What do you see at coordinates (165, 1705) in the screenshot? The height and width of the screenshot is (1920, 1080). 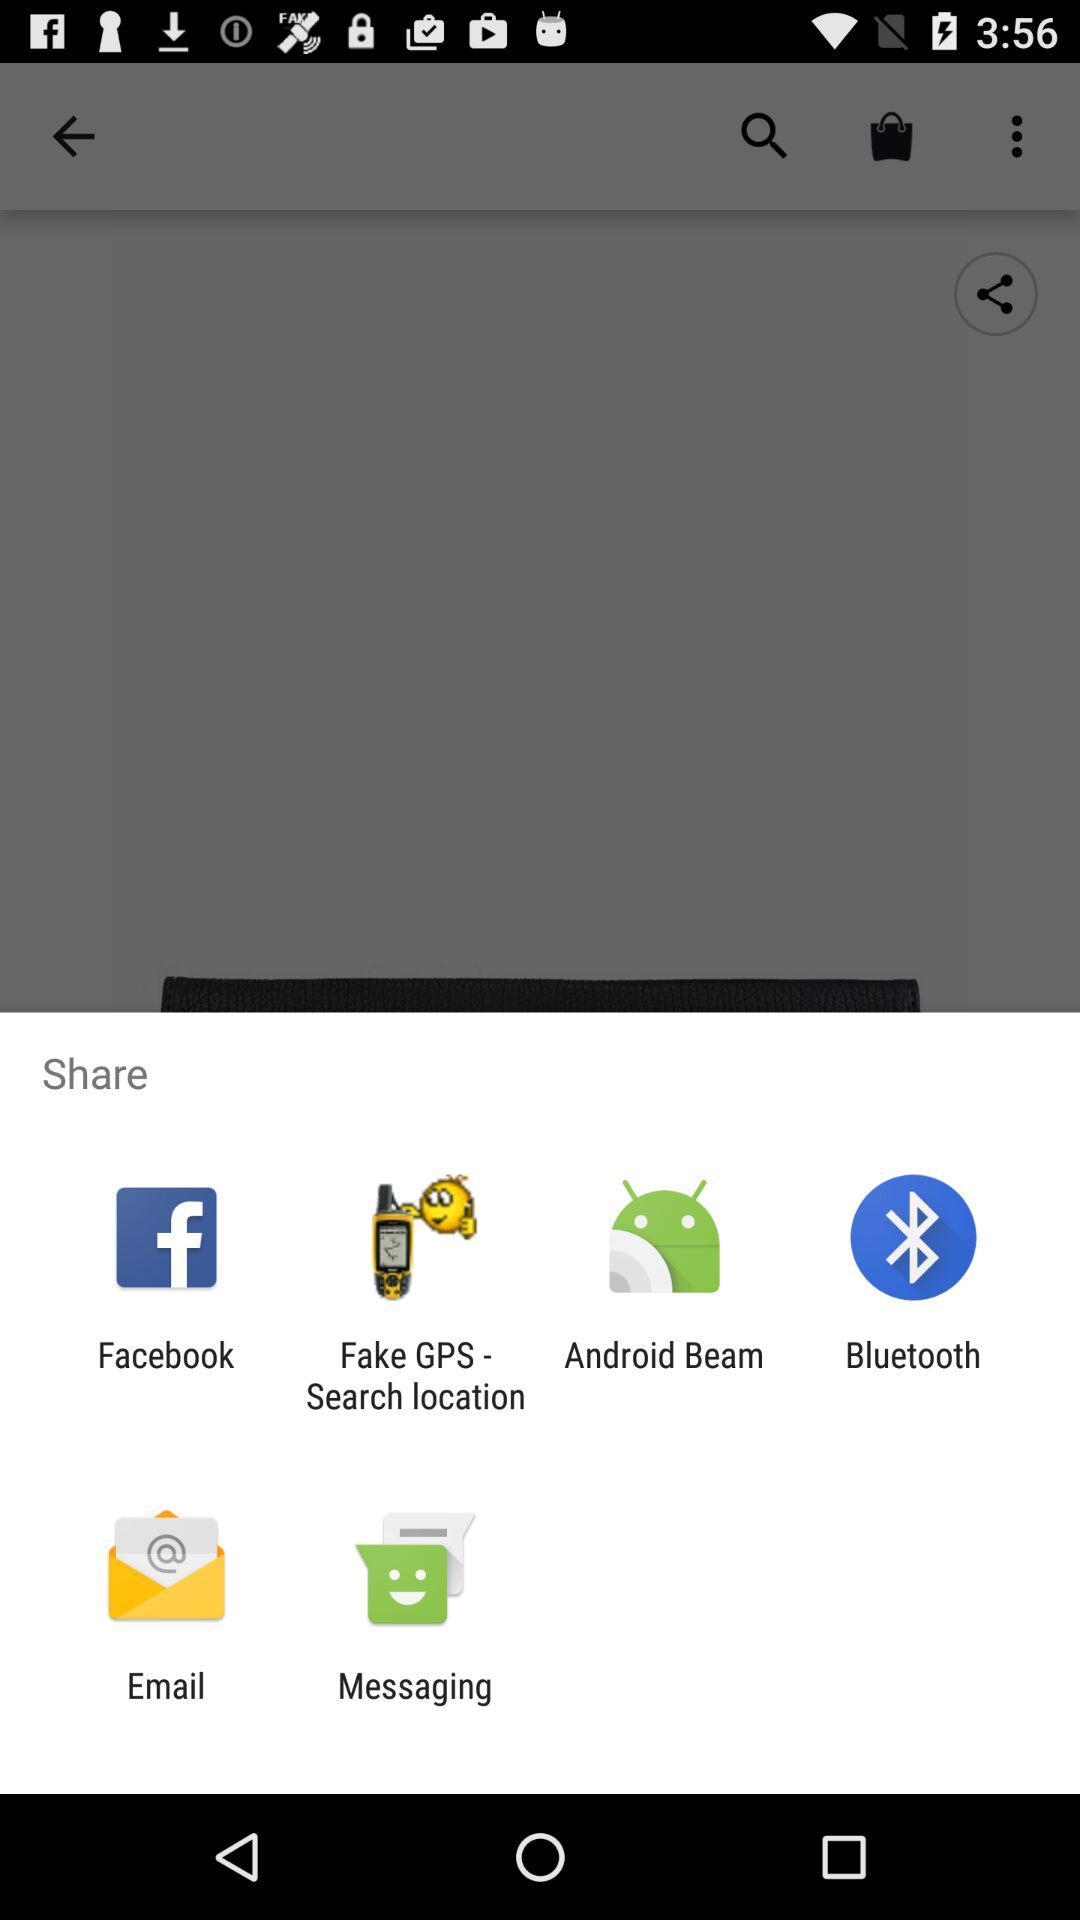 I see `app to the left of messaging item` at bounding box center [165, 1705].